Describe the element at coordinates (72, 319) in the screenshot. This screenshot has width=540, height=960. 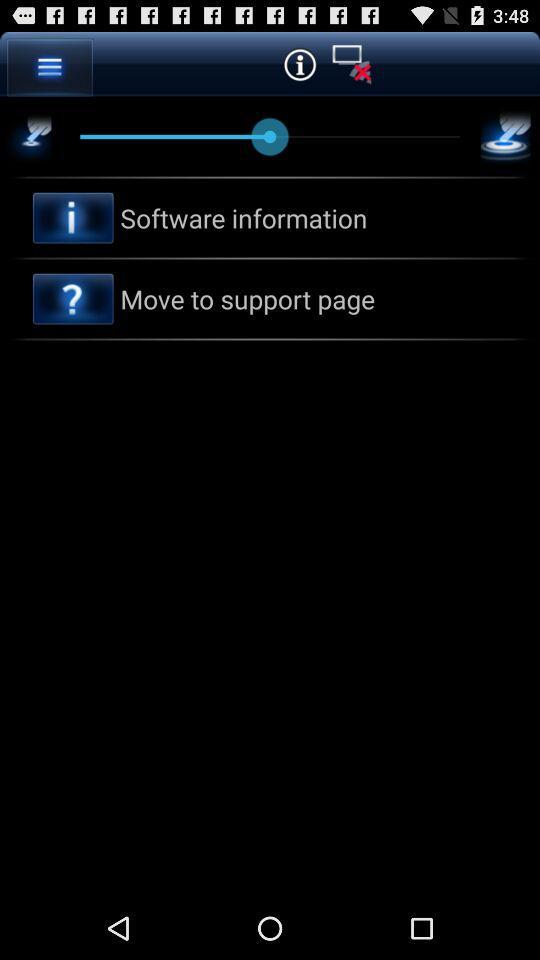
I see `the help icon` at that location.